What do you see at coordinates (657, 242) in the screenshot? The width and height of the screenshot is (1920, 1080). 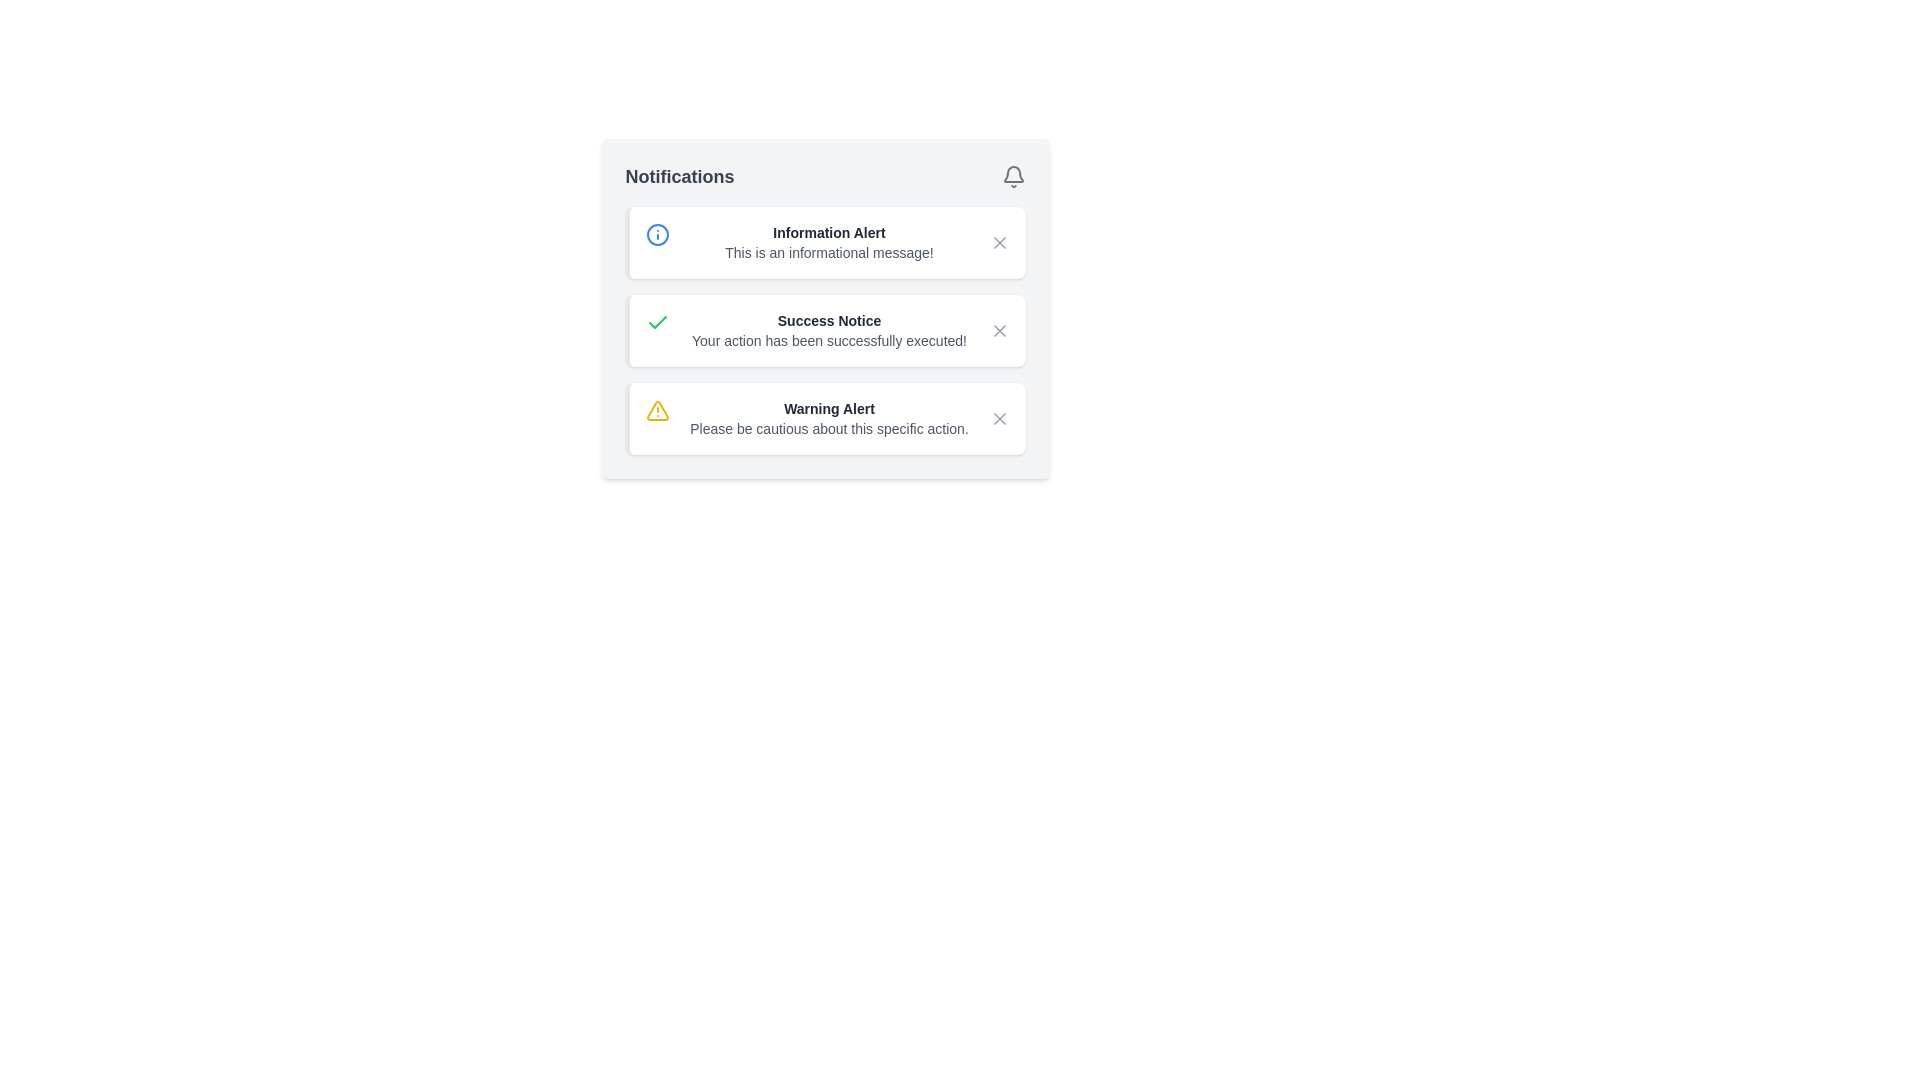 I see `blue-colored info icon with a circular border and 'i' symbol, located at the beginning of the informational alert section` at bounding box center [657, 242].